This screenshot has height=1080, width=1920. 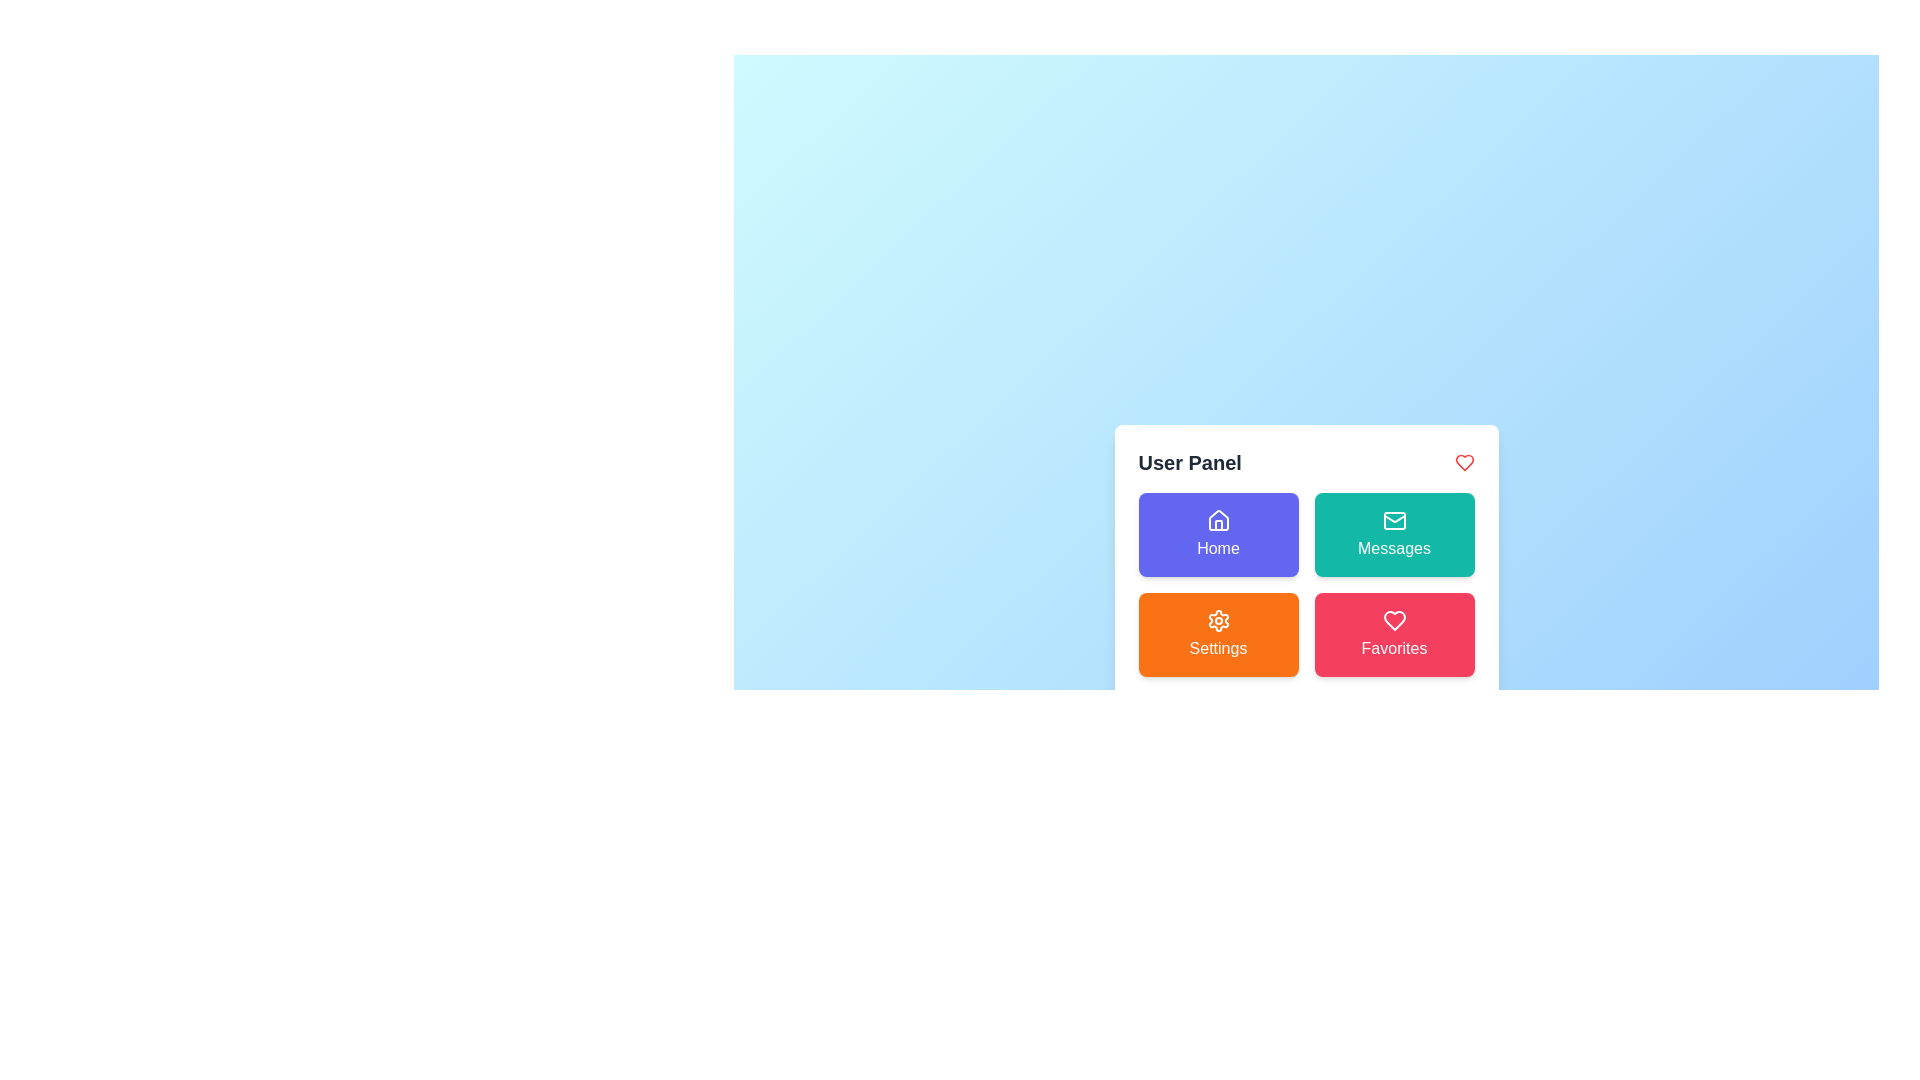 What do you see at coordinates (1217, 519) in the screenshot?
I see `the 'Home' button which contains the house-shaped icon in the upper-left corner of the User Panel` at bounding box center [1217, 519].